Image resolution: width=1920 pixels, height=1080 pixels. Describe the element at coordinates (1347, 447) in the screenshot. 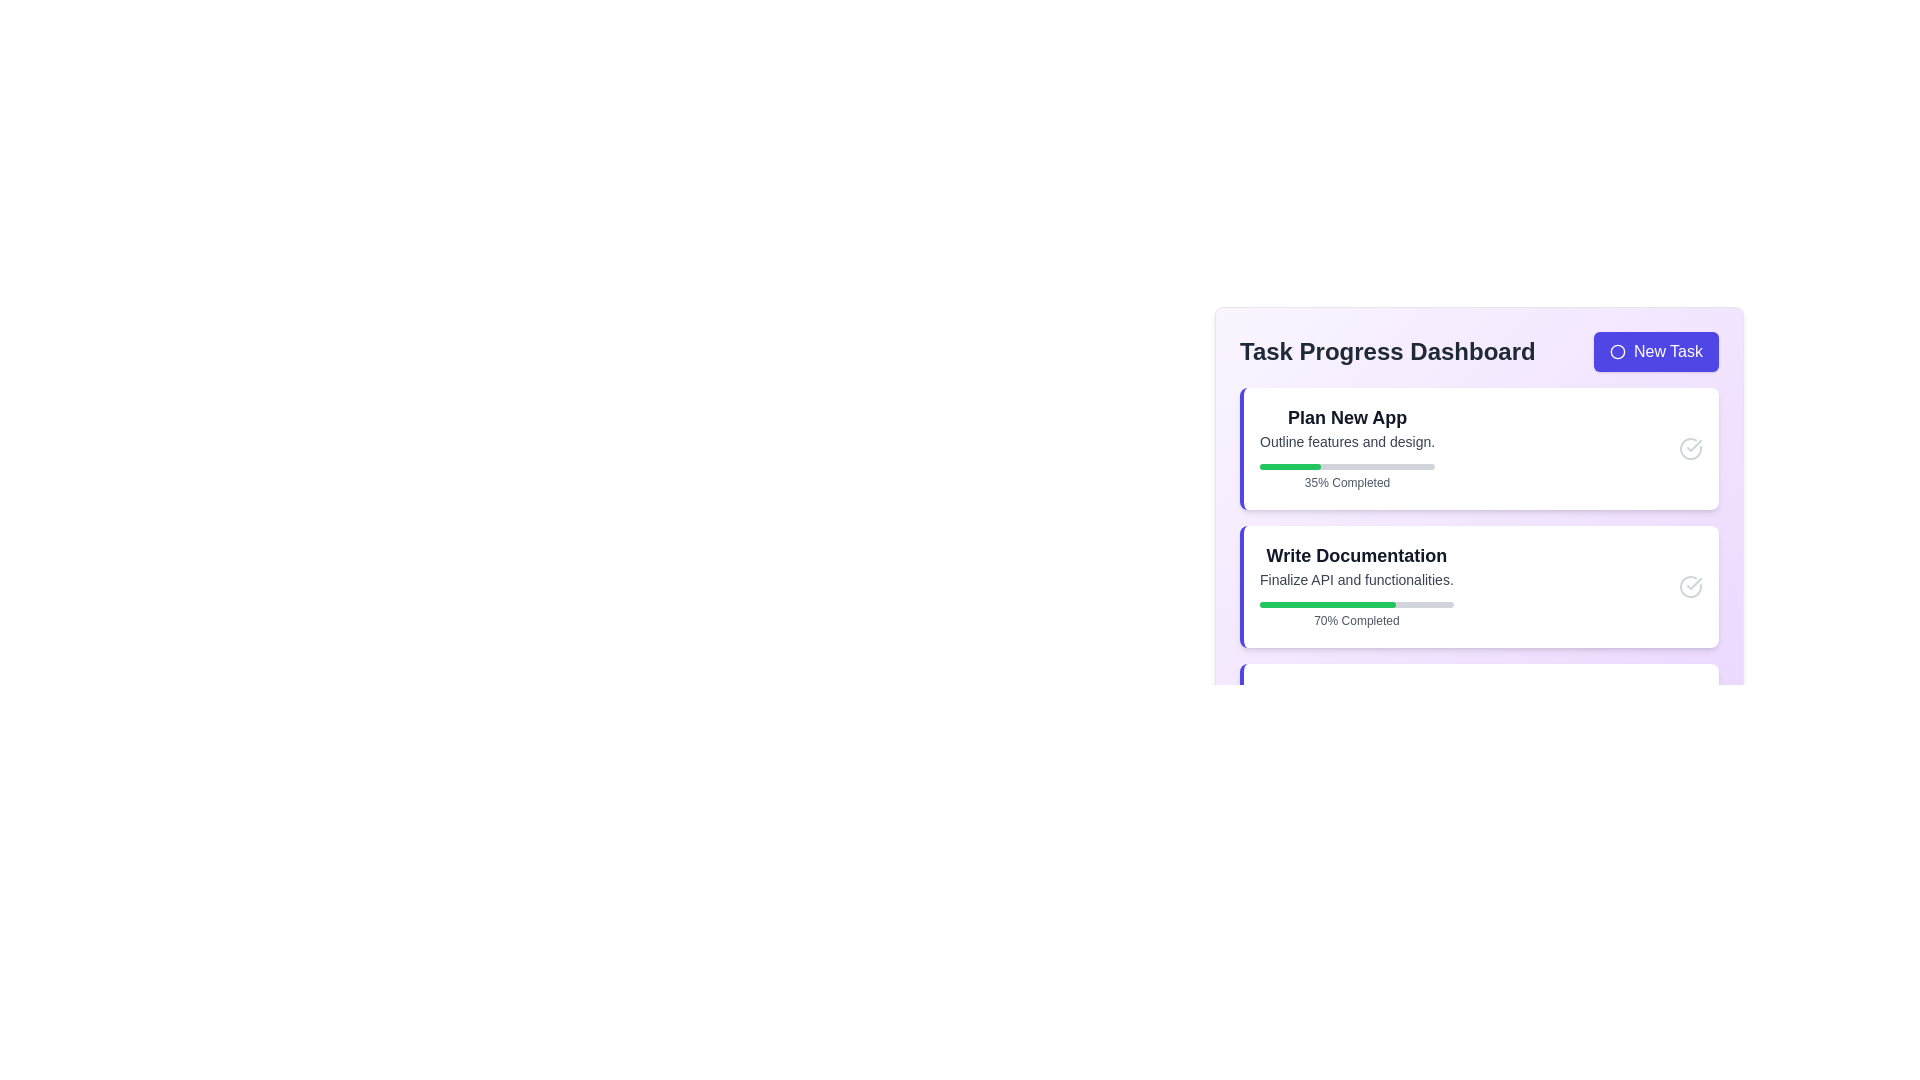

I see `details of the task displayed in the Information Card located in the upper part of the Task Progress Dashboard, which includes the task name, a short description, and the progress of the task completion` at that location.